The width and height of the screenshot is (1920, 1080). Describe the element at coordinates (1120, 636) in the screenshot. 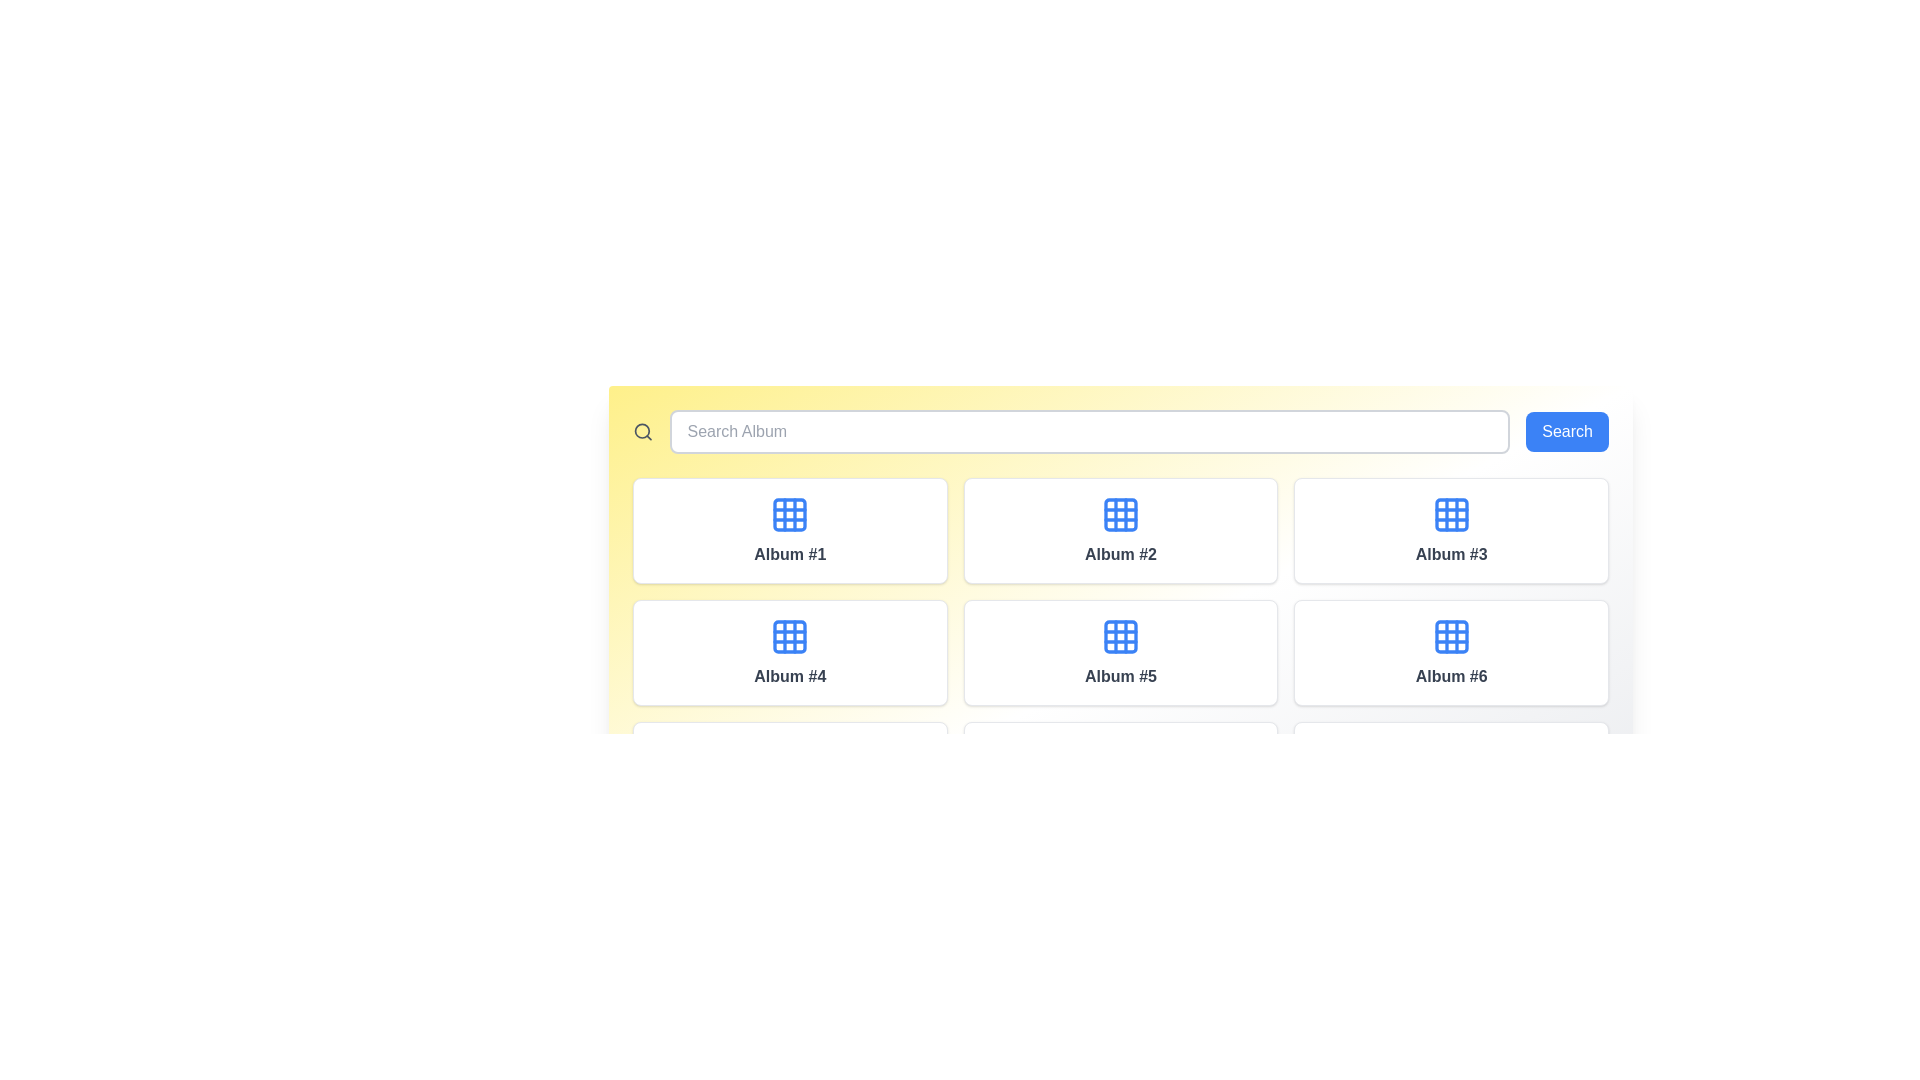

I see `the blue 3x3 grid icon located above the 'Album #5' title in the second row and third column of the albums grid` at that location.